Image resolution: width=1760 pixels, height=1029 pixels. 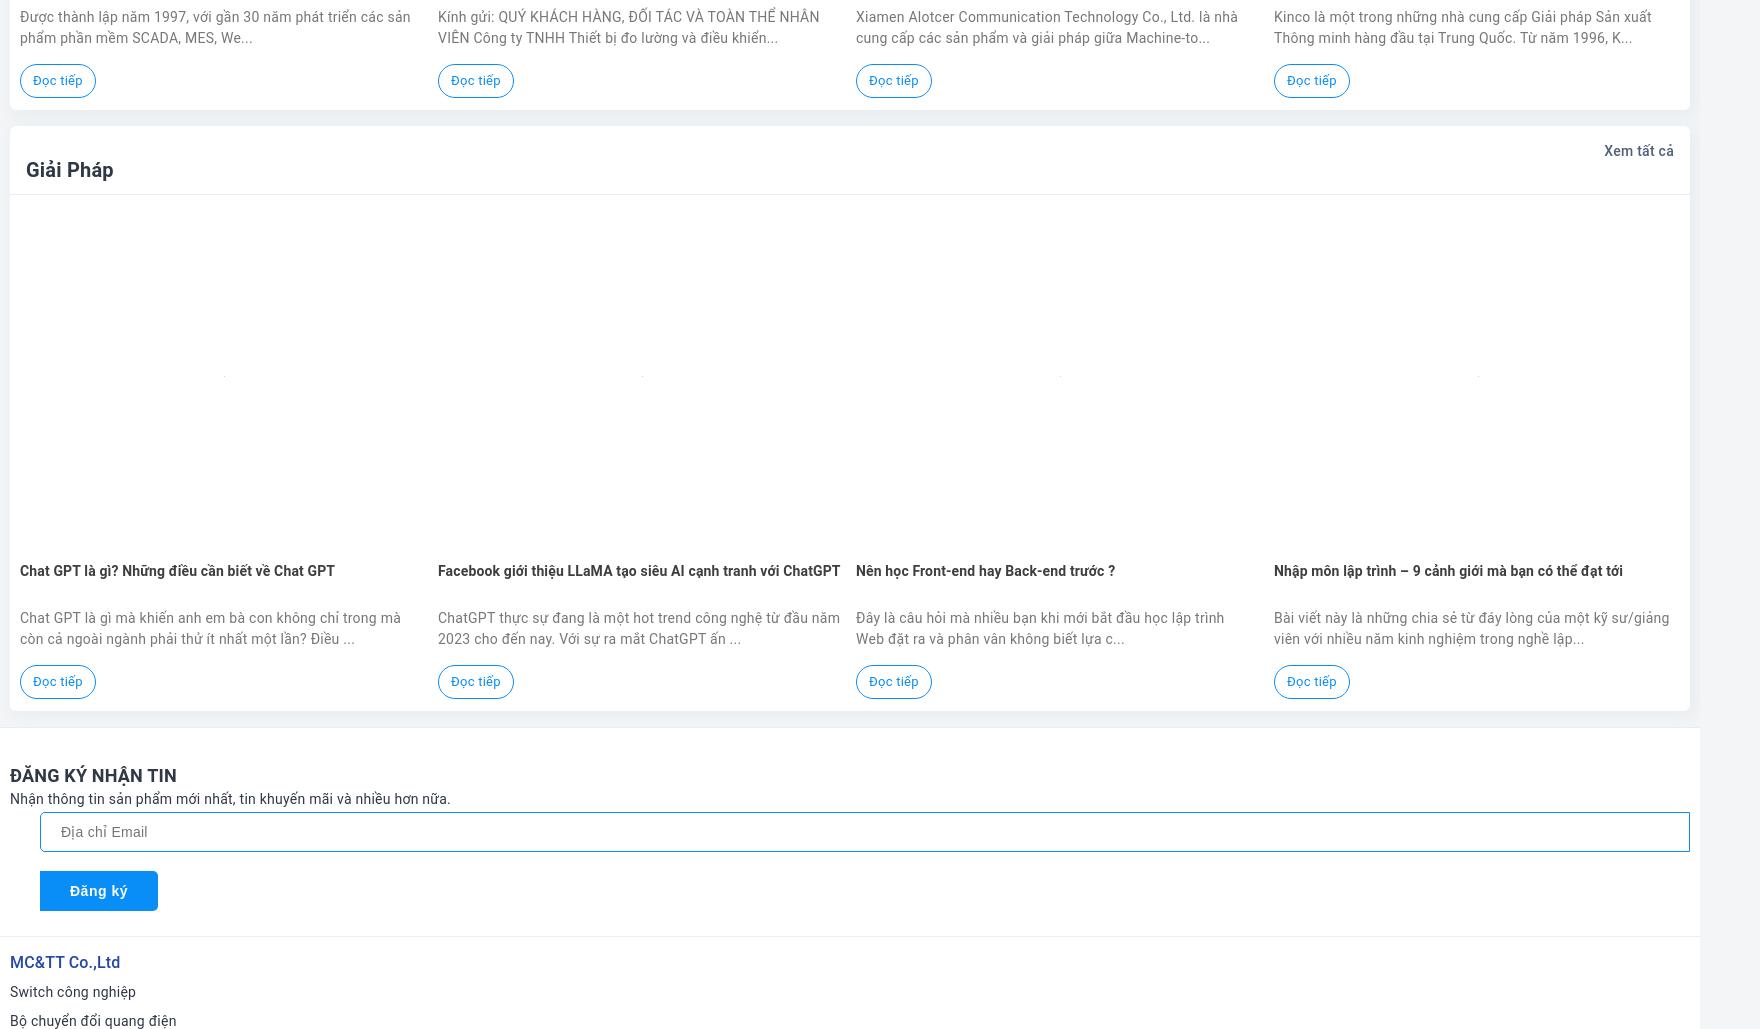 I want to click on 'Nên học Front-end hay Back-end trước ?', so click(x=985, y=568).